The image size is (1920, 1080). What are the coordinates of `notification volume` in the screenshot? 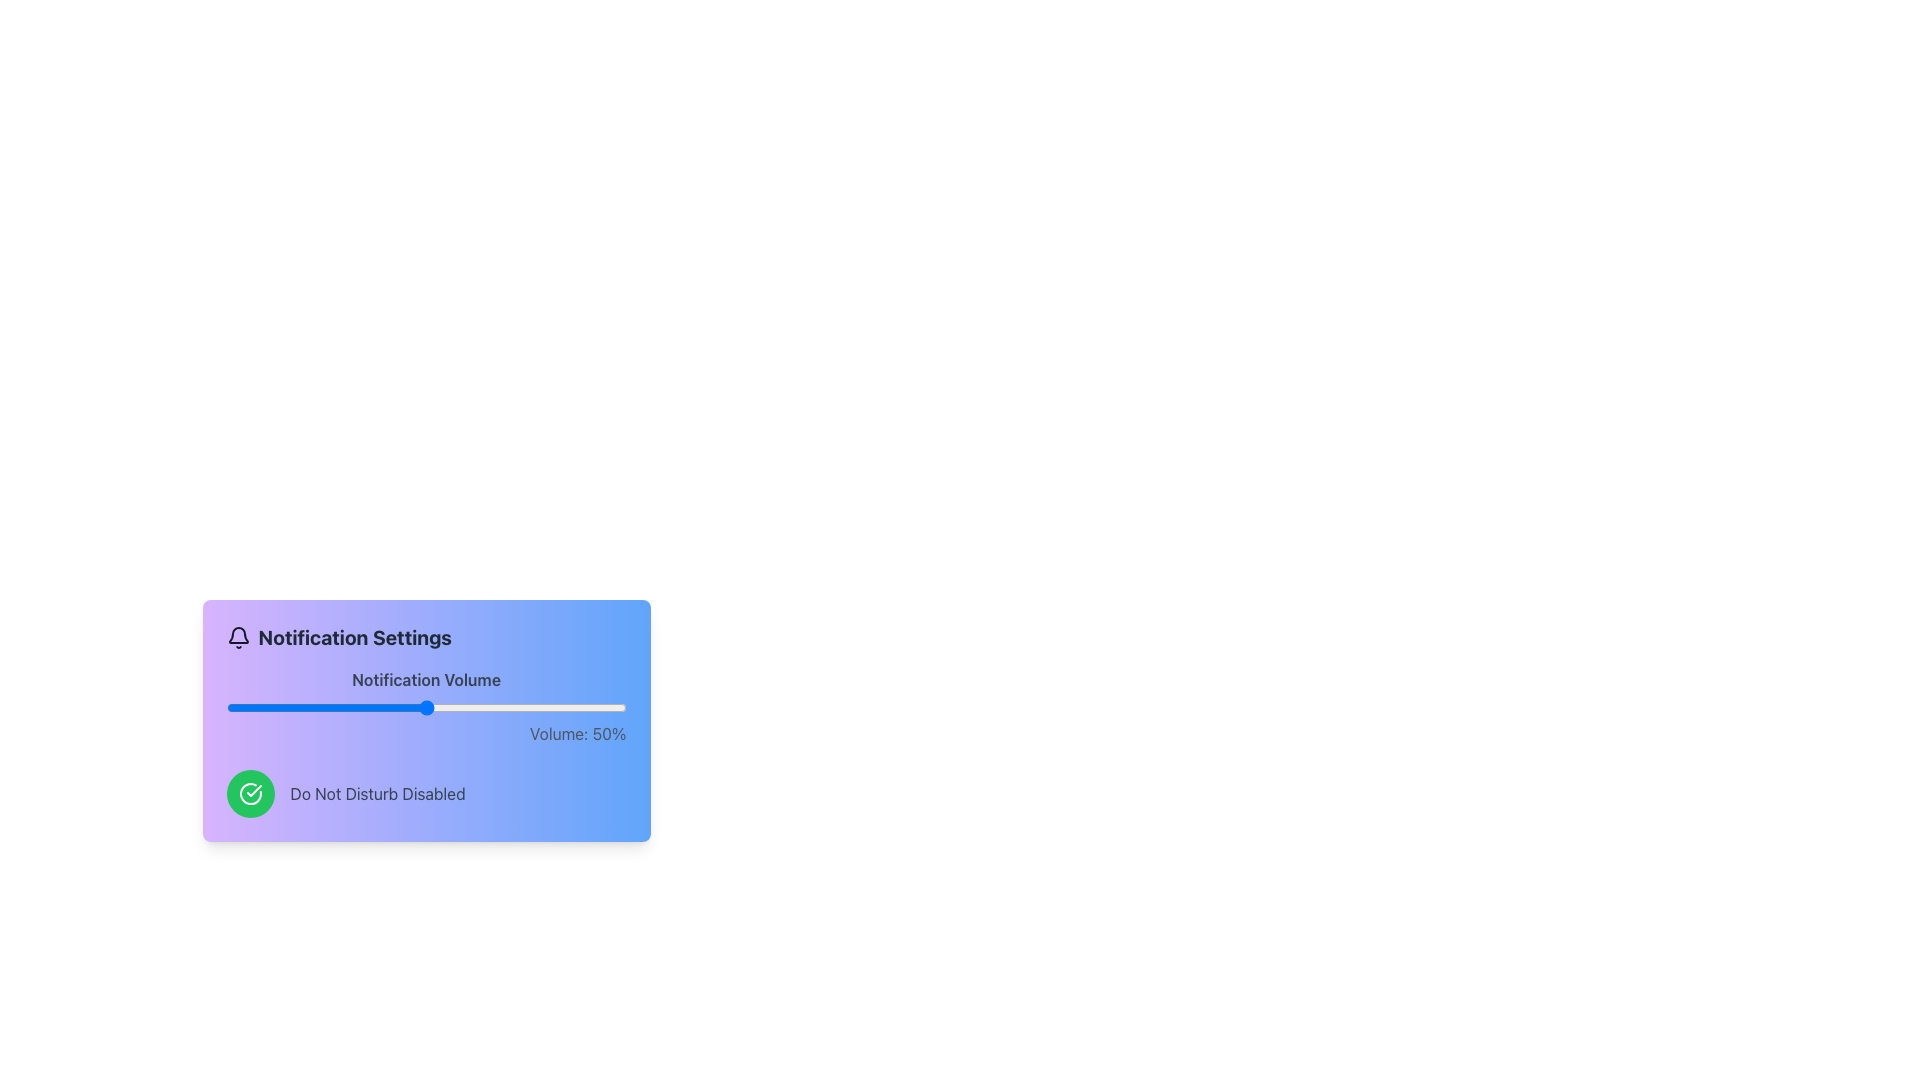 It's located at (561, 707).